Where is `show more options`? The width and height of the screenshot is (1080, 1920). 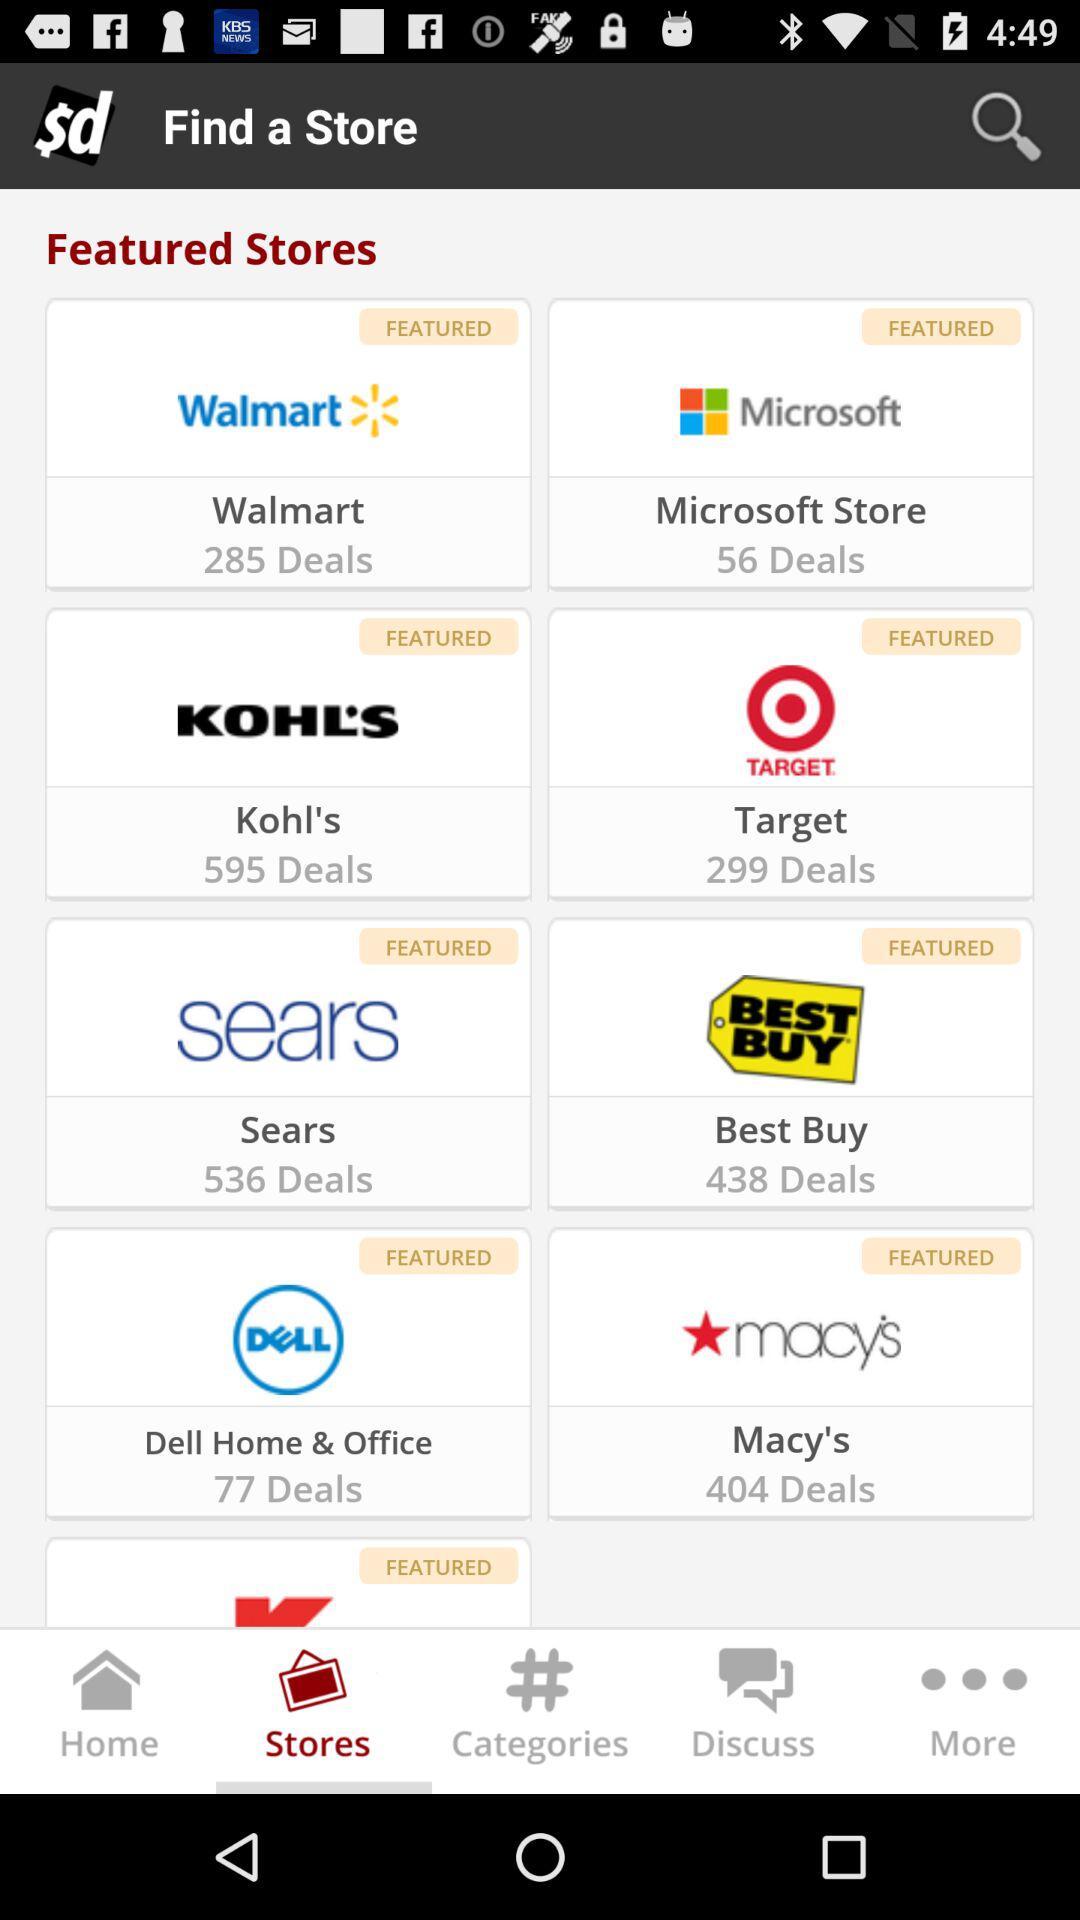
show more options is located at coordinates (970, 1714).